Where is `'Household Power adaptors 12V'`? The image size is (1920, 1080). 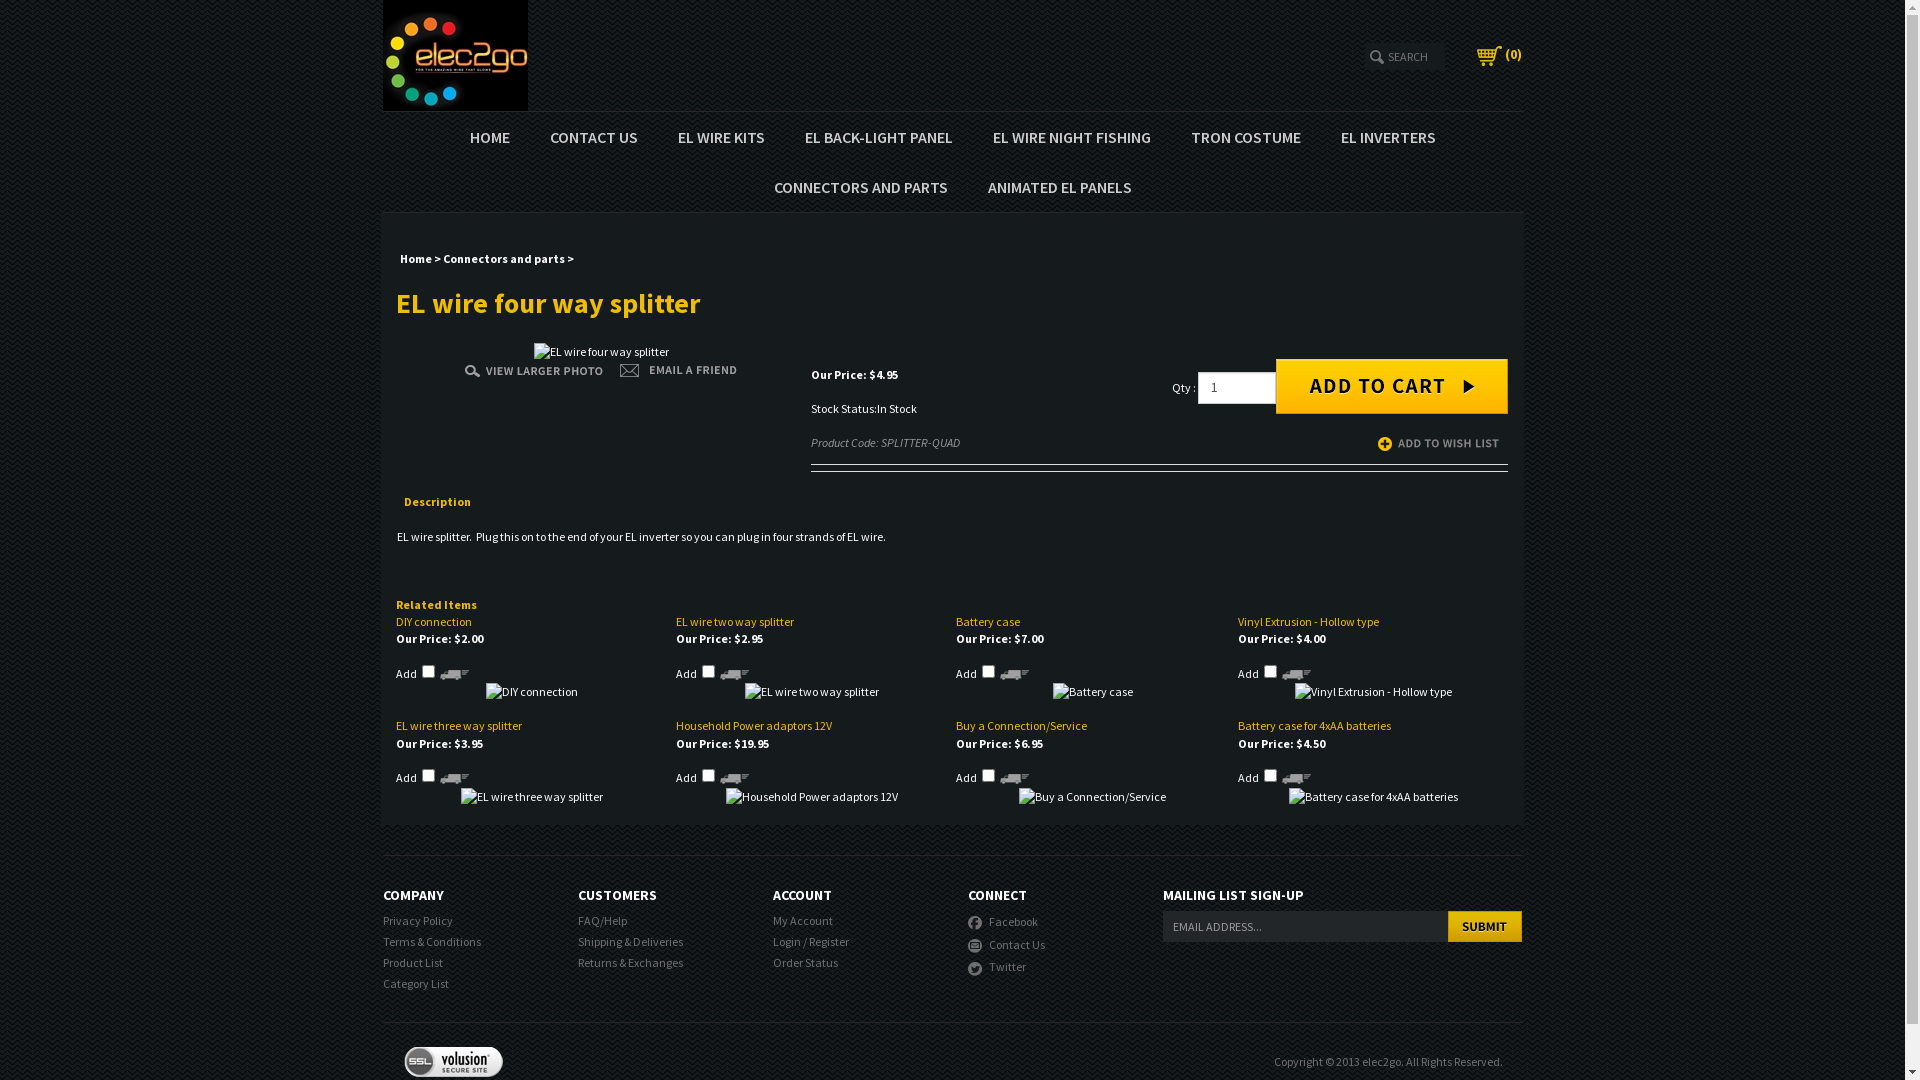 'Household Power adaptors 12V' is located at coordinates (752, 725).